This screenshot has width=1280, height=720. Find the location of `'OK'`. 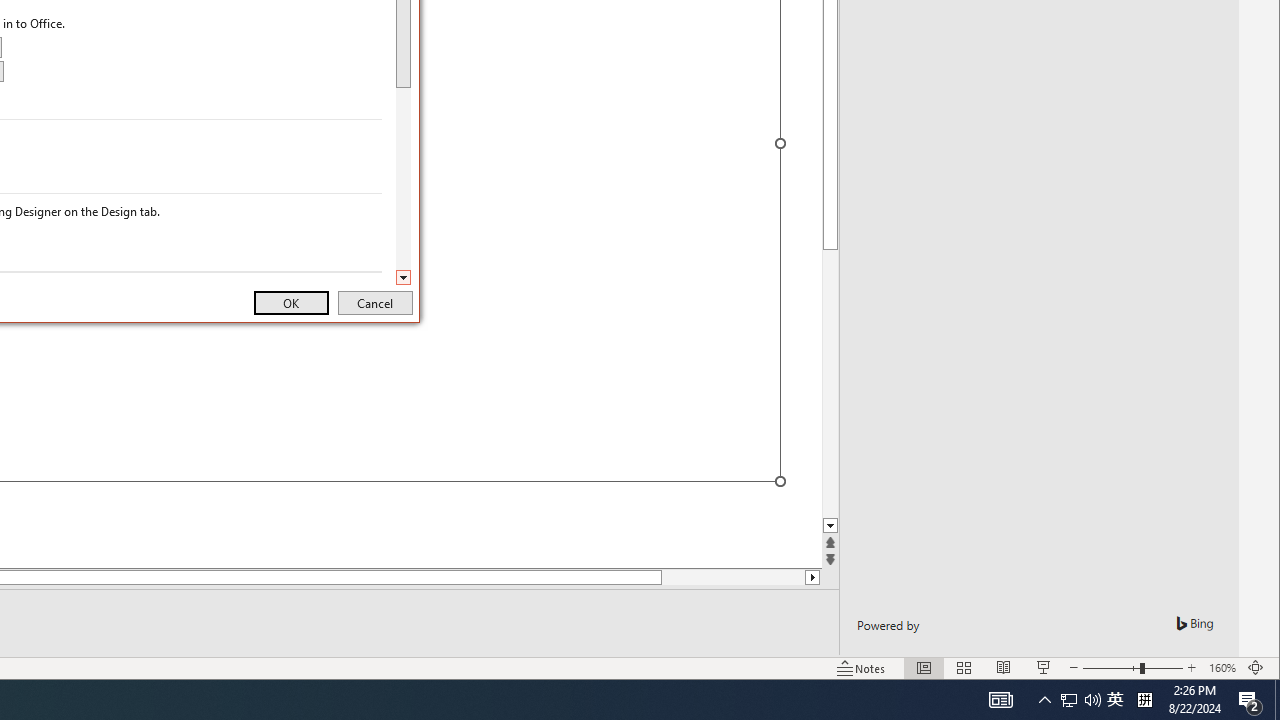

'OK' is located at coordinates (290, 303).